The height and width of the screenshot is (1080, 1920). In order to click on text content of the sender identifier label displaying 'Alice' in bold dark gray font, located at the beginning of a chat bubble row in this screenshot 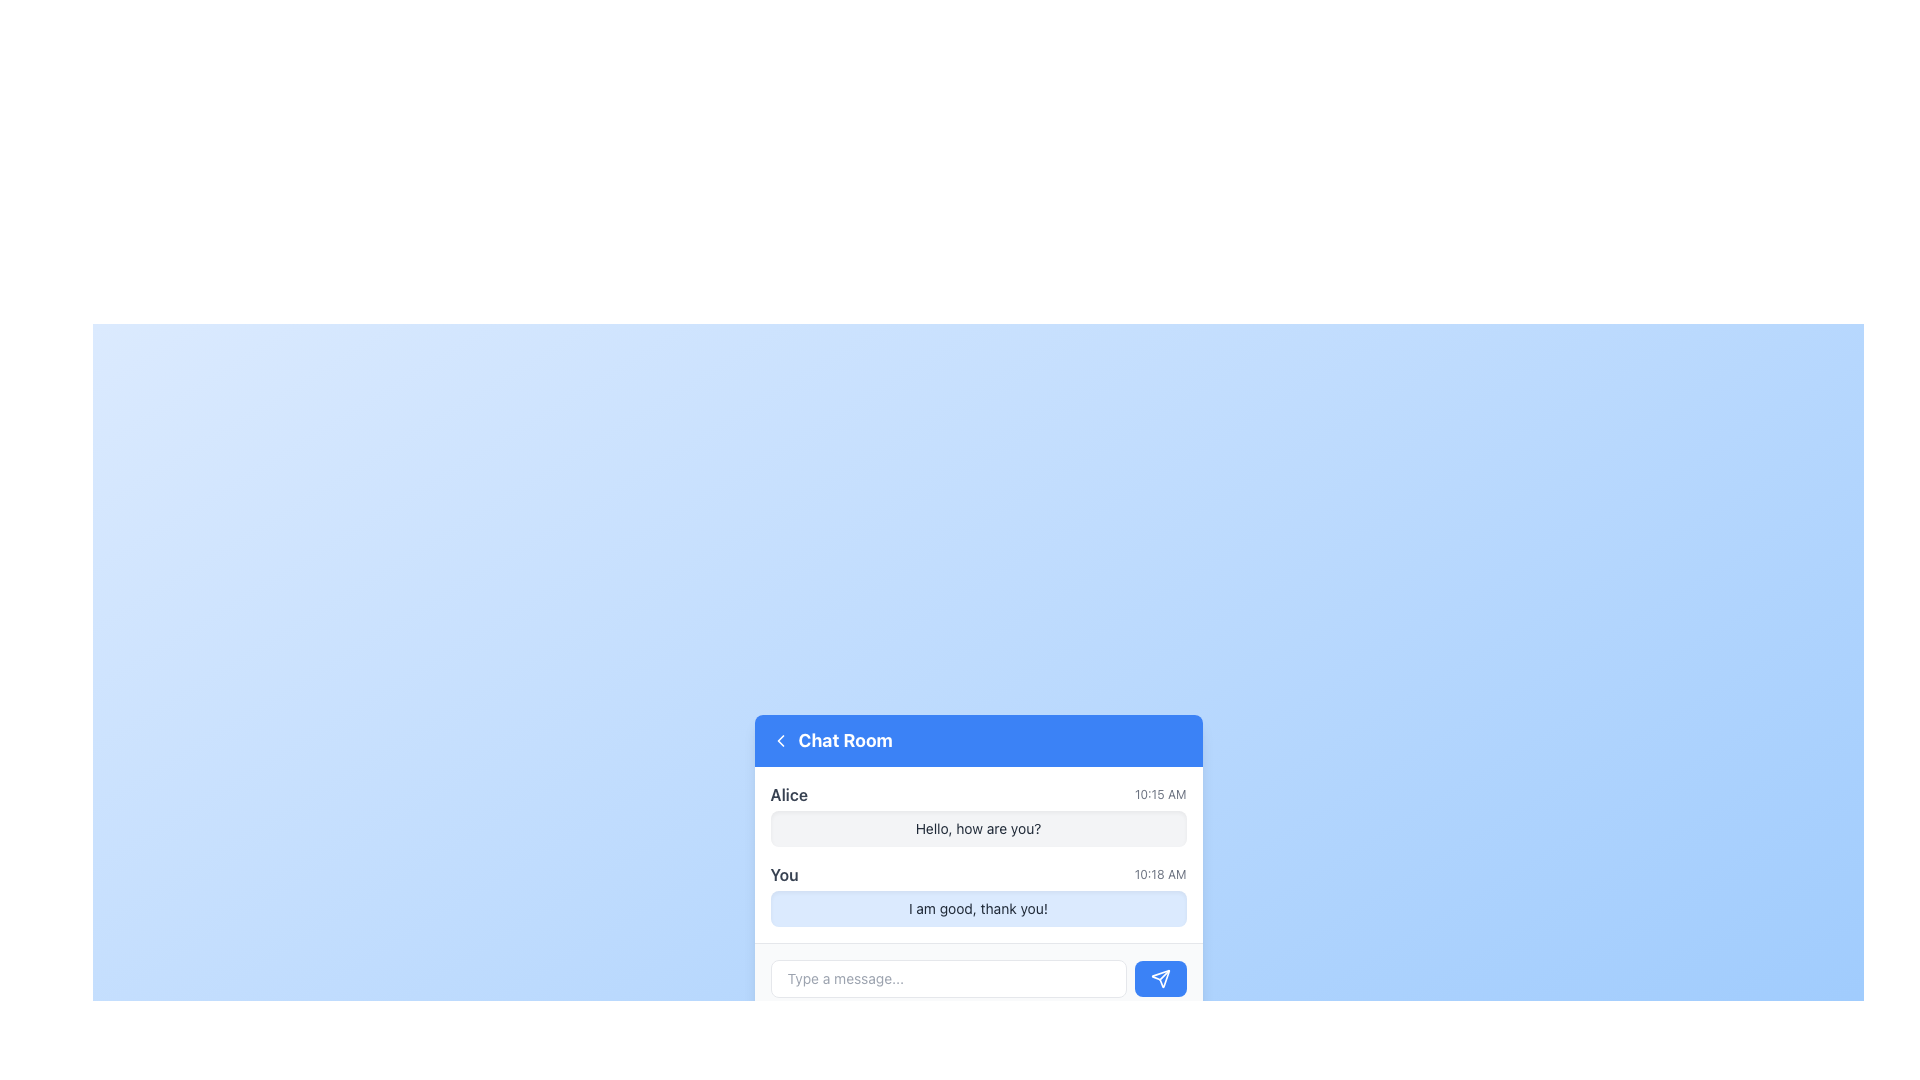, I will do `click(788, 793)`.